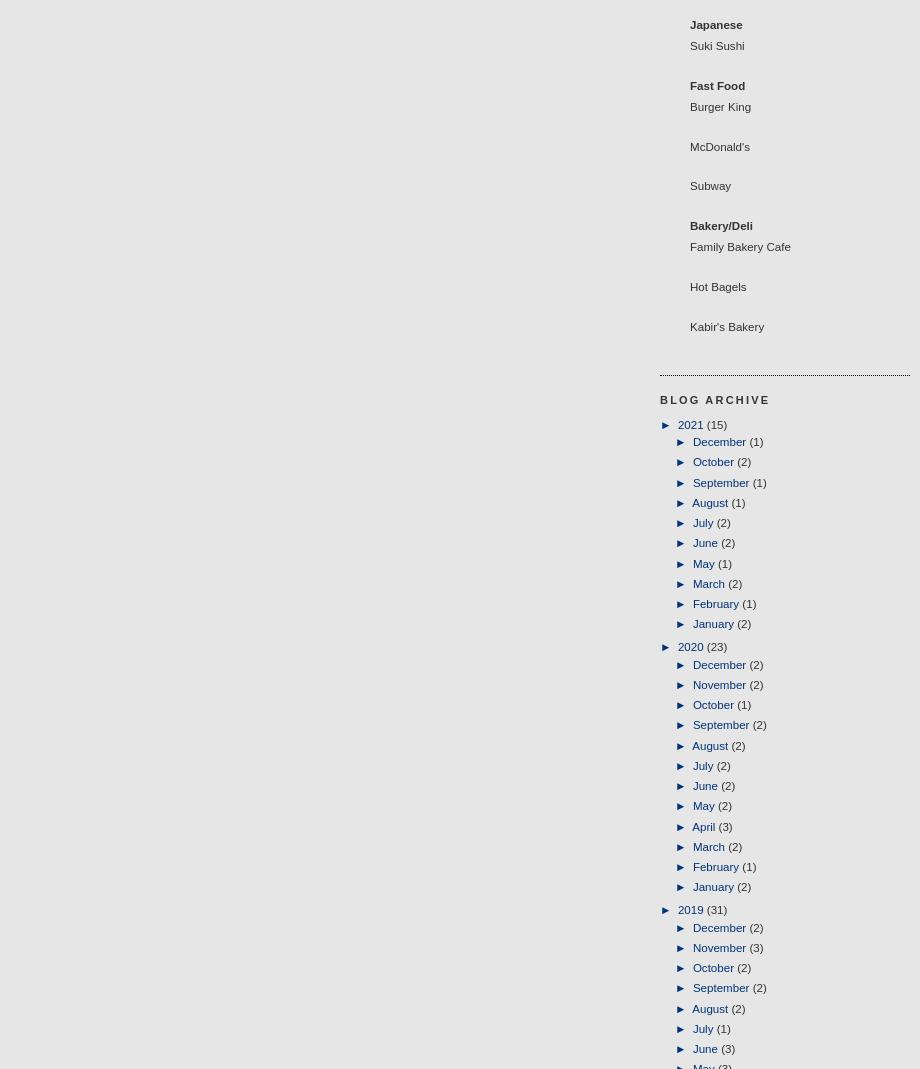  What do you see at coordinates (716, 23) in the screenshot?
I see `'Japanese'` at bounding box center [716, 23].